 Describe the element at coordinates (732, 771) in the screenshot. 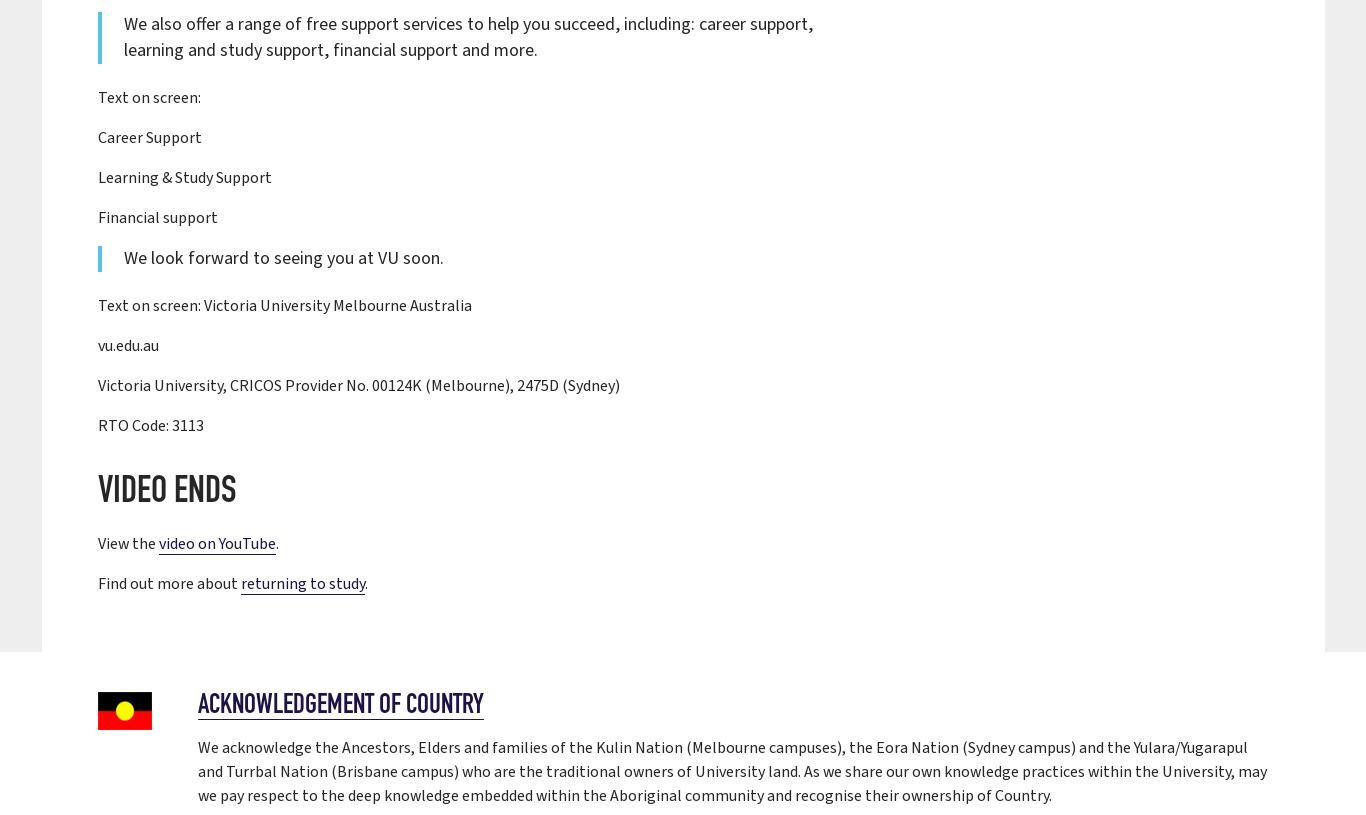

I see `'We acknowledge the Ancestors, Elders and families of the Kulin Nation (Melbourne campuses), the Eora Nation (Sydney campus) and the Yulara/Yugarapul and Turrbal Nation (Brisbane campus) who are the traditional owners of University land. As we share our own knowledge practices within the University, may we pay respect to the deep knowledge embedded within the Aboriginal community and recognise their ownership of Country.'` at that location.